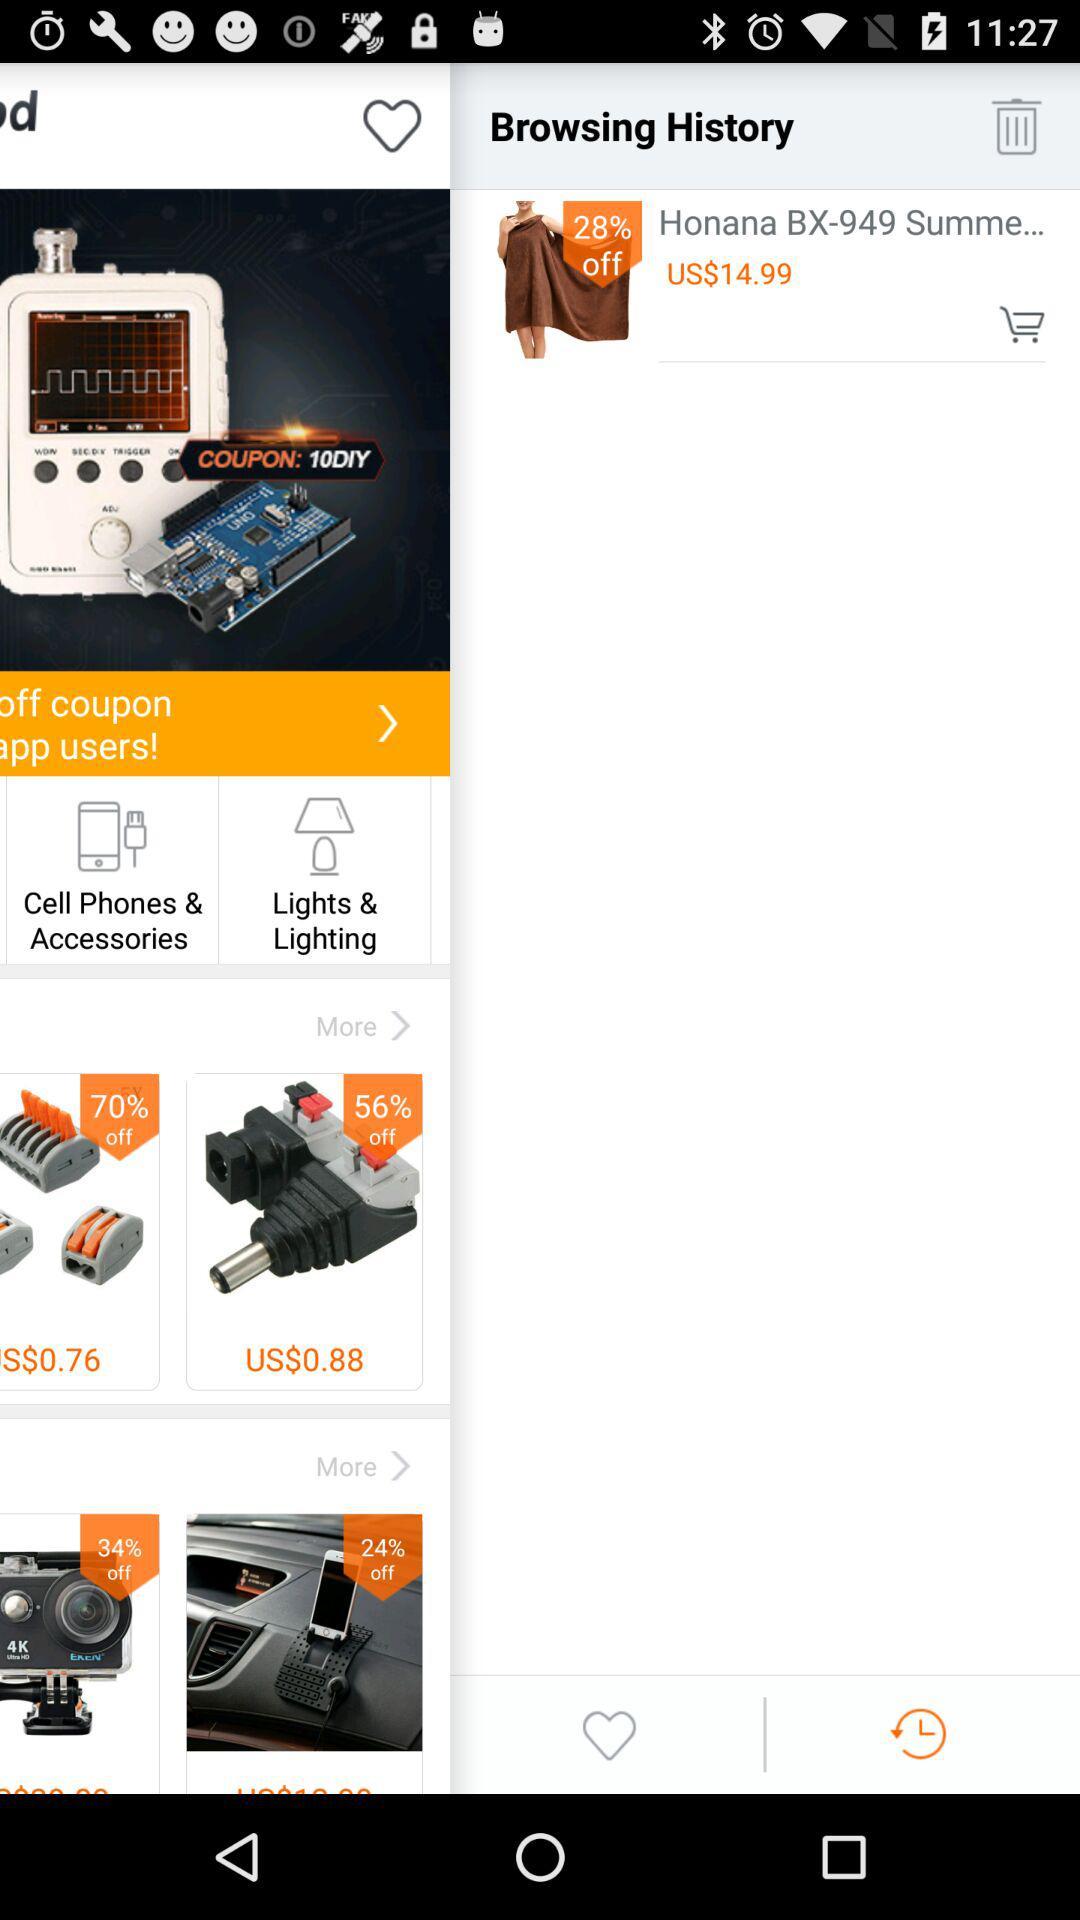  Describe the element at coordinates (1021, 324) in the screenshot. I see `item to cart` at that location.